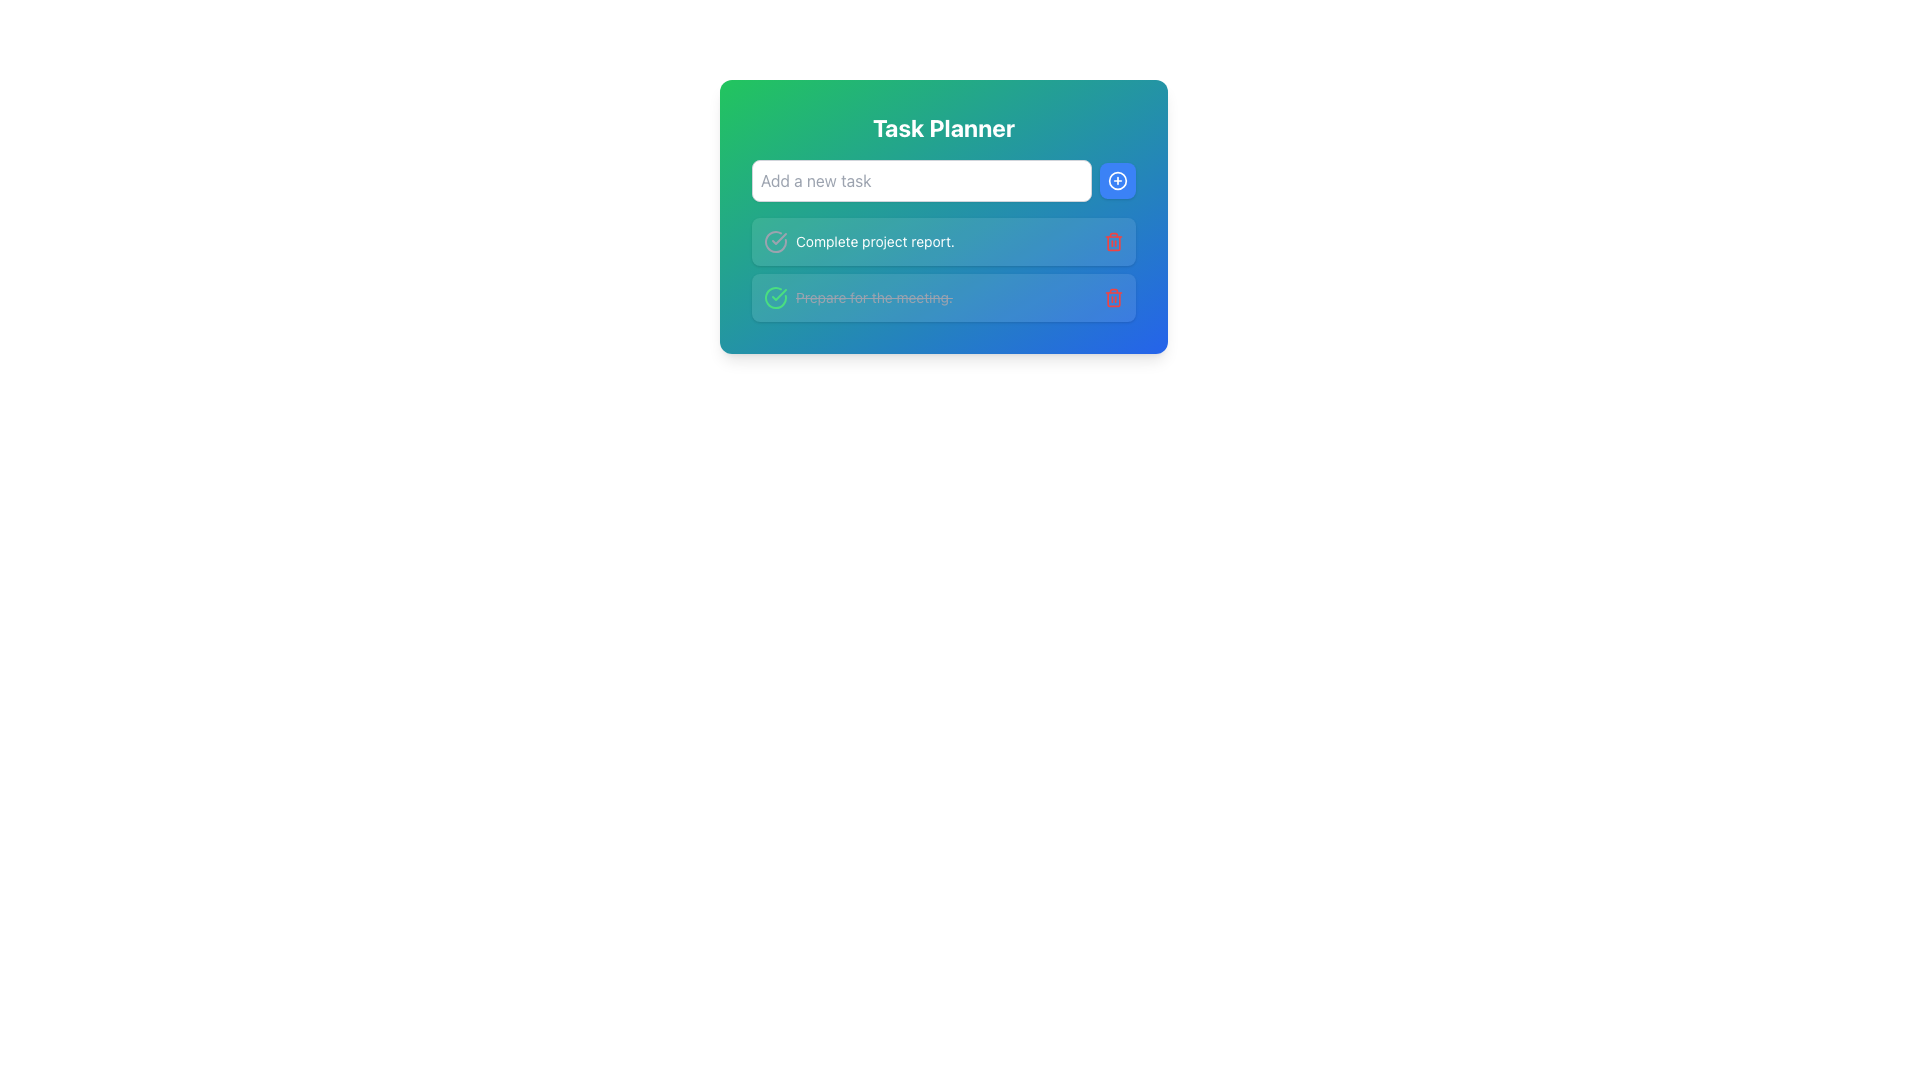  I want to click on the task item in the task planner application, so click(943, 241).